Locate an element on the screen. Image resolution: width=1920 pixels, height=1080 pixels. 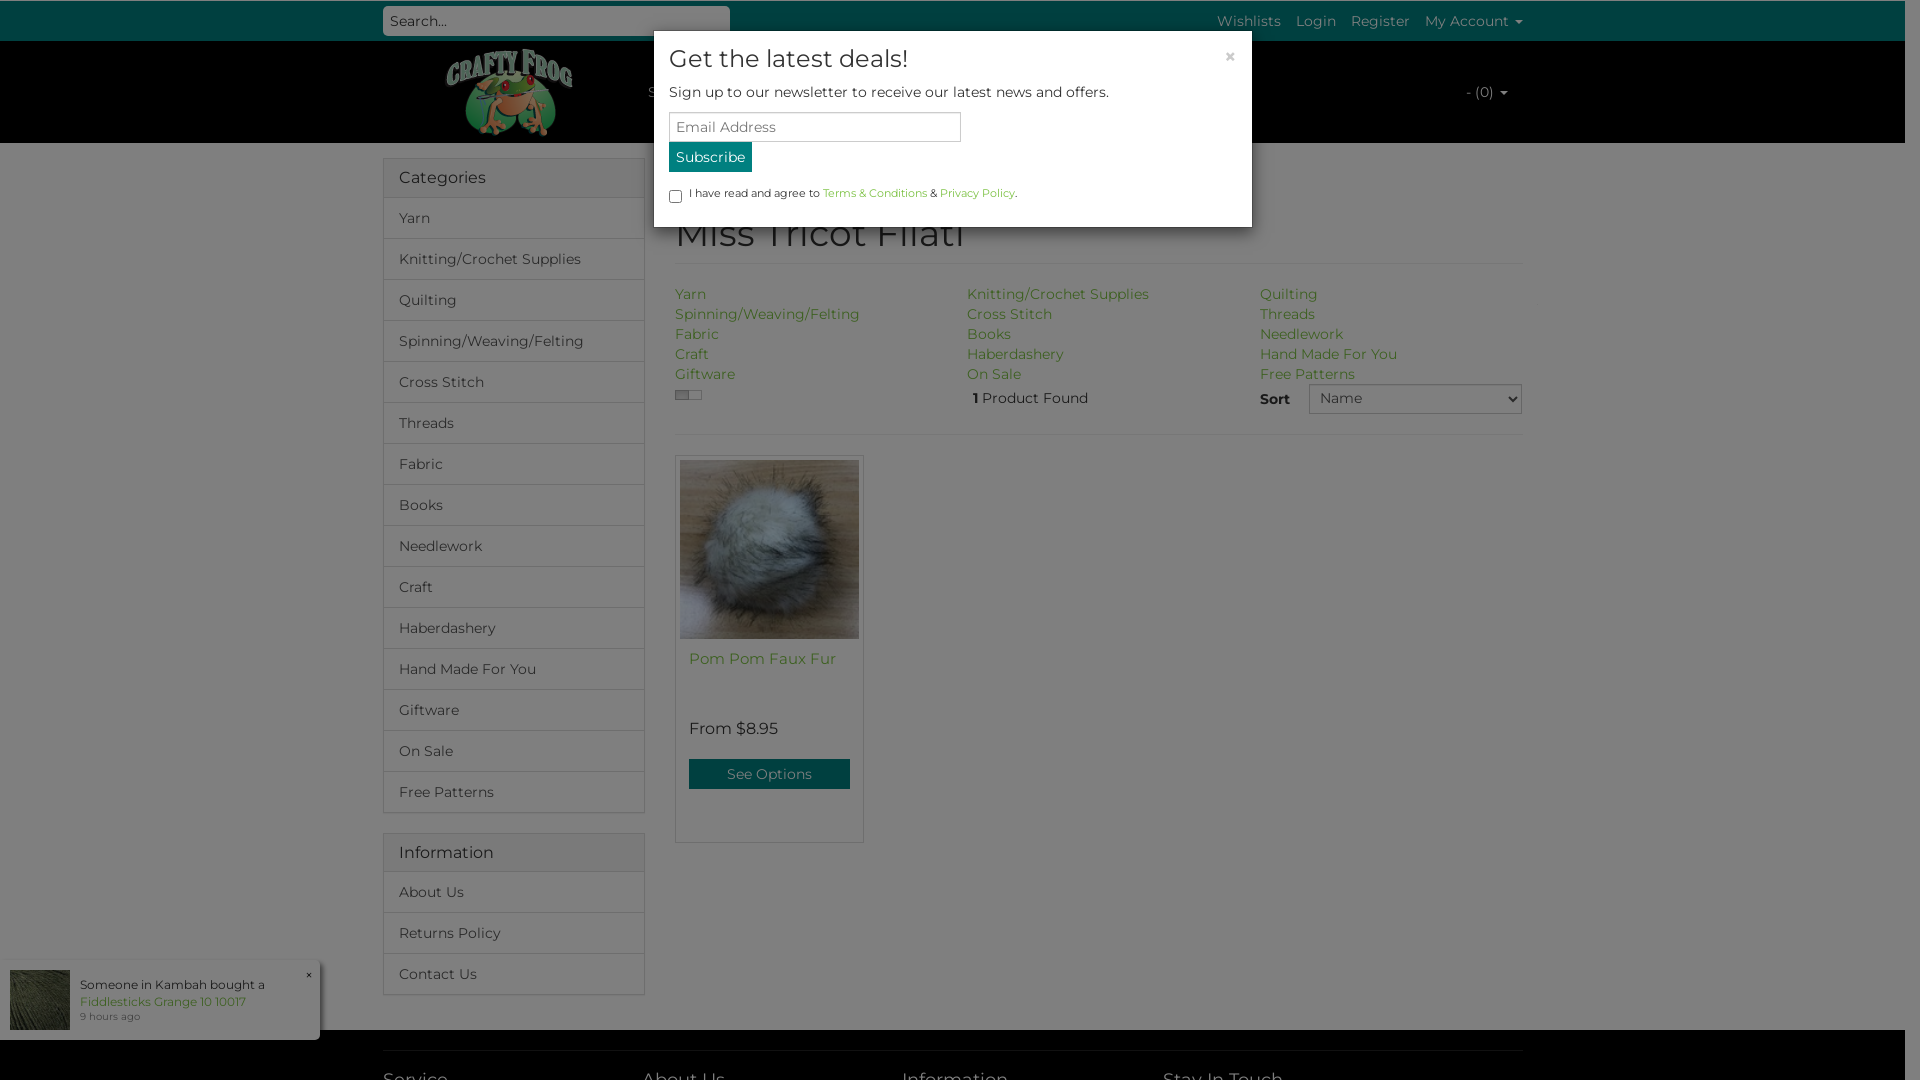
'Haberdashery' is located at coordinates (1015, 353).